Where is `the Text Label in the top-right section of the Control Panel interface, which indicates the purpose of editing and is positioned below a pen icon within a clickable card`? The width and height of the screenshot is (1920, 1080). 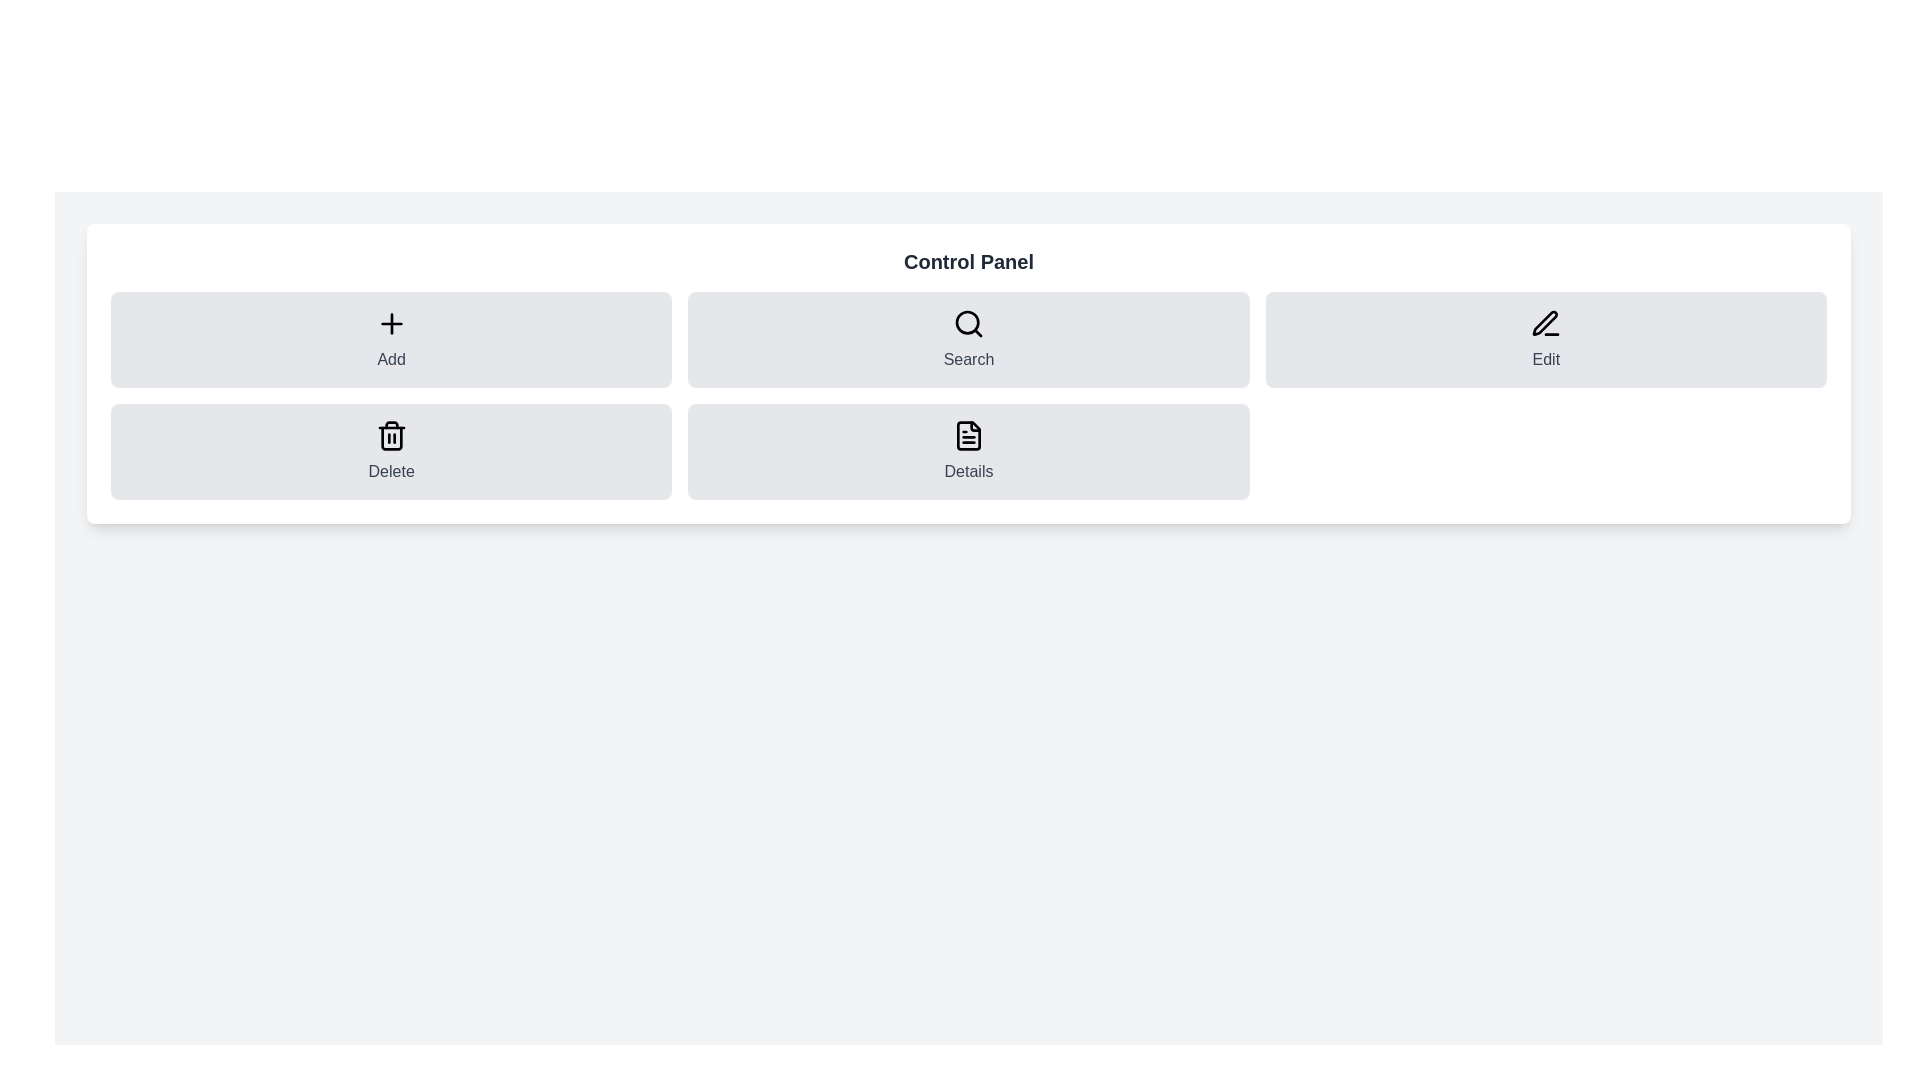
the Text Label in the top-right section of the Control Panel interface, which indicates the purpose of editing and is positioned below a pen icon within a clickable card is located at coordinates (1545, 358).